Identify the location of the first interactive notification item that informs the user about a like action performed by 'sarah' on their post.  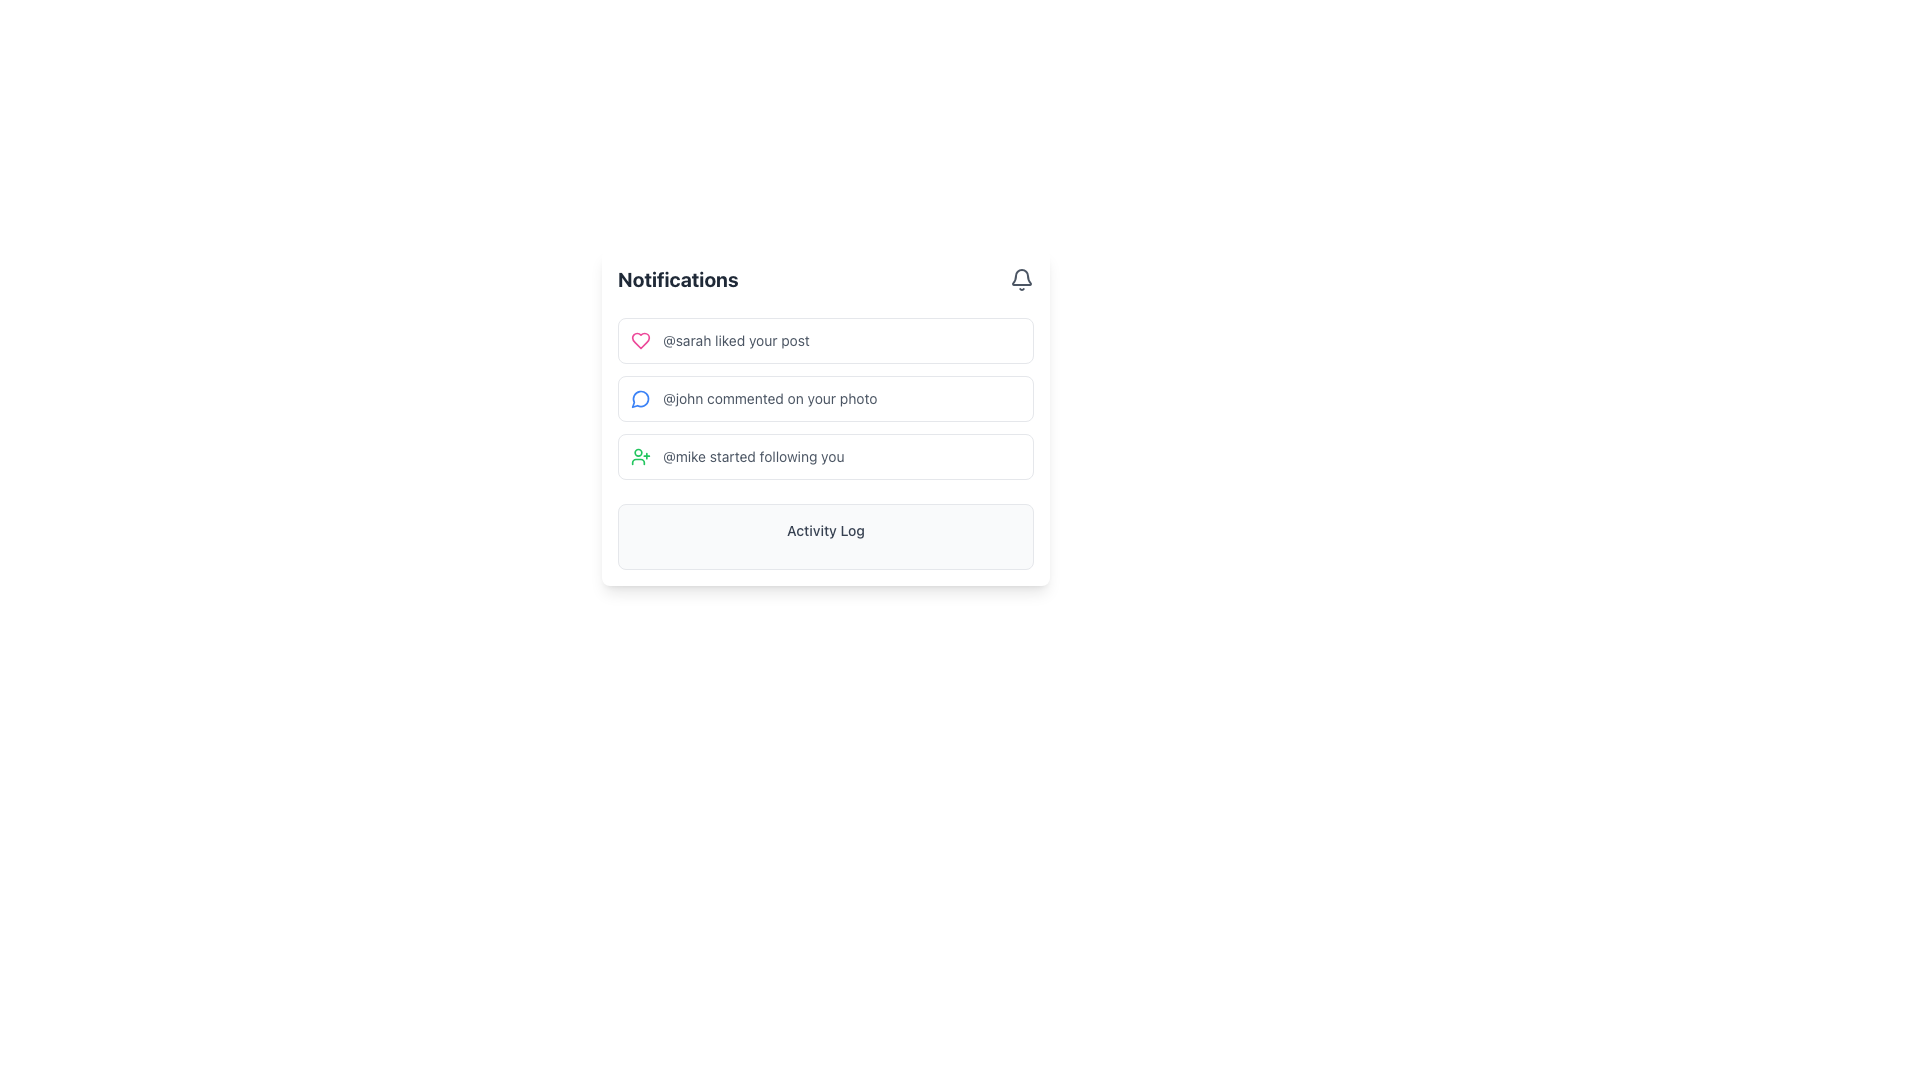
(825, 339).